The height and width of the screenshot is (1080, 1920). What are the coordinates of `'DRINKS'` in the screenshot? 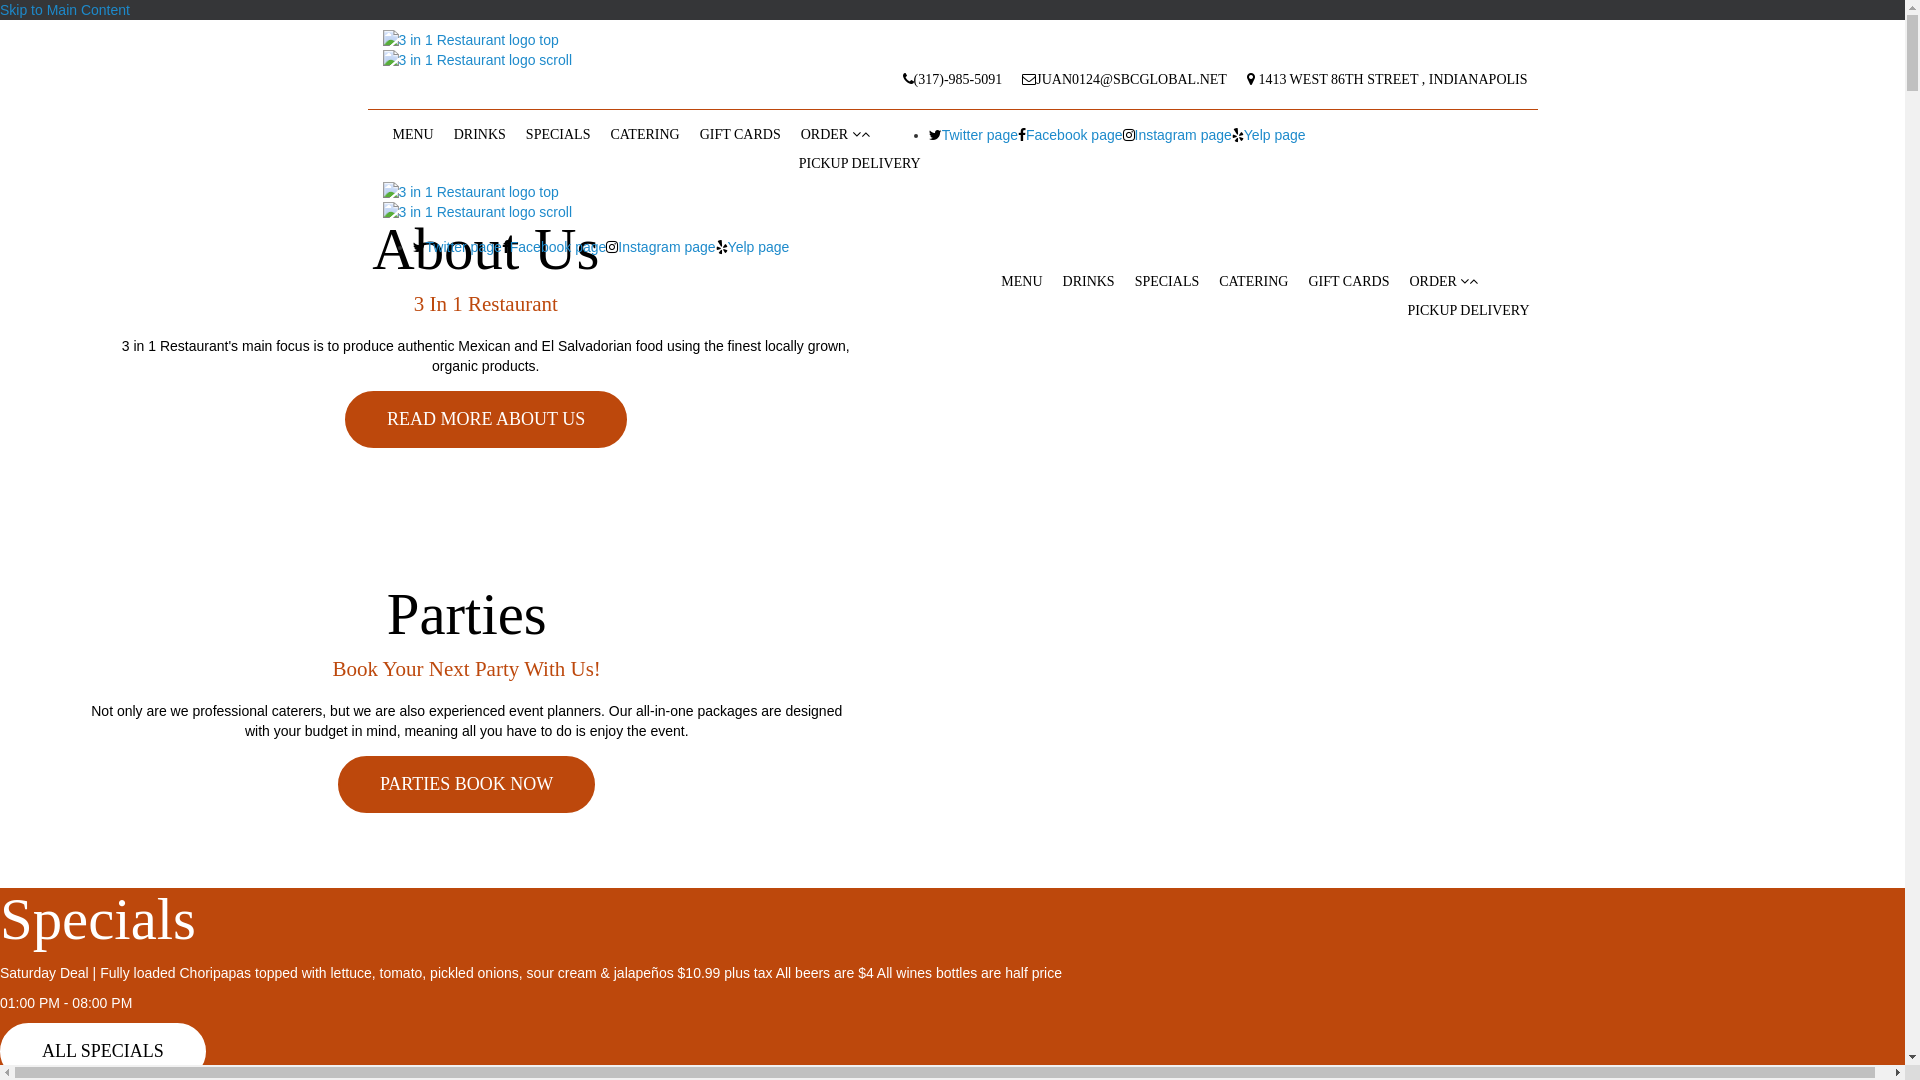 It's located at (1051, 281).